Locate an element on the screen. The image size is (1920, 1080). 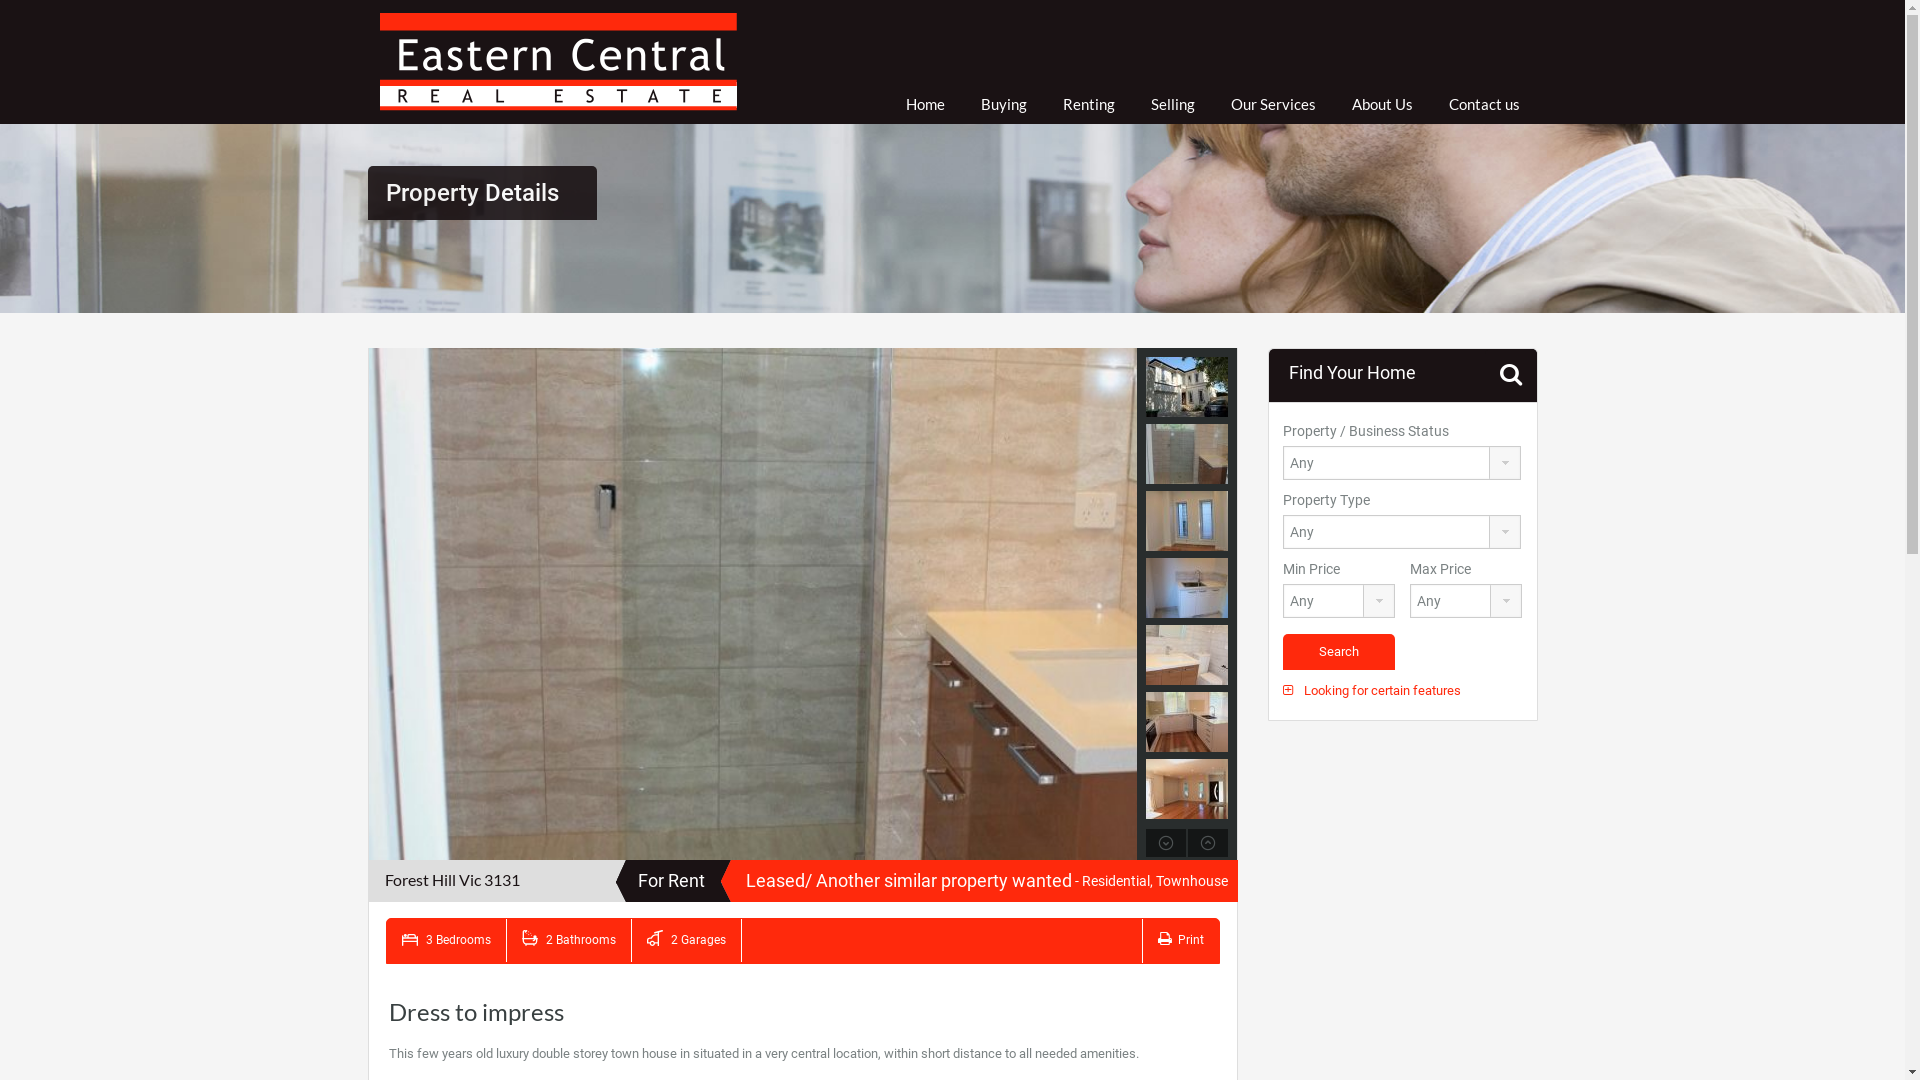
'Contact us' is located at coordinates (1484, 104).